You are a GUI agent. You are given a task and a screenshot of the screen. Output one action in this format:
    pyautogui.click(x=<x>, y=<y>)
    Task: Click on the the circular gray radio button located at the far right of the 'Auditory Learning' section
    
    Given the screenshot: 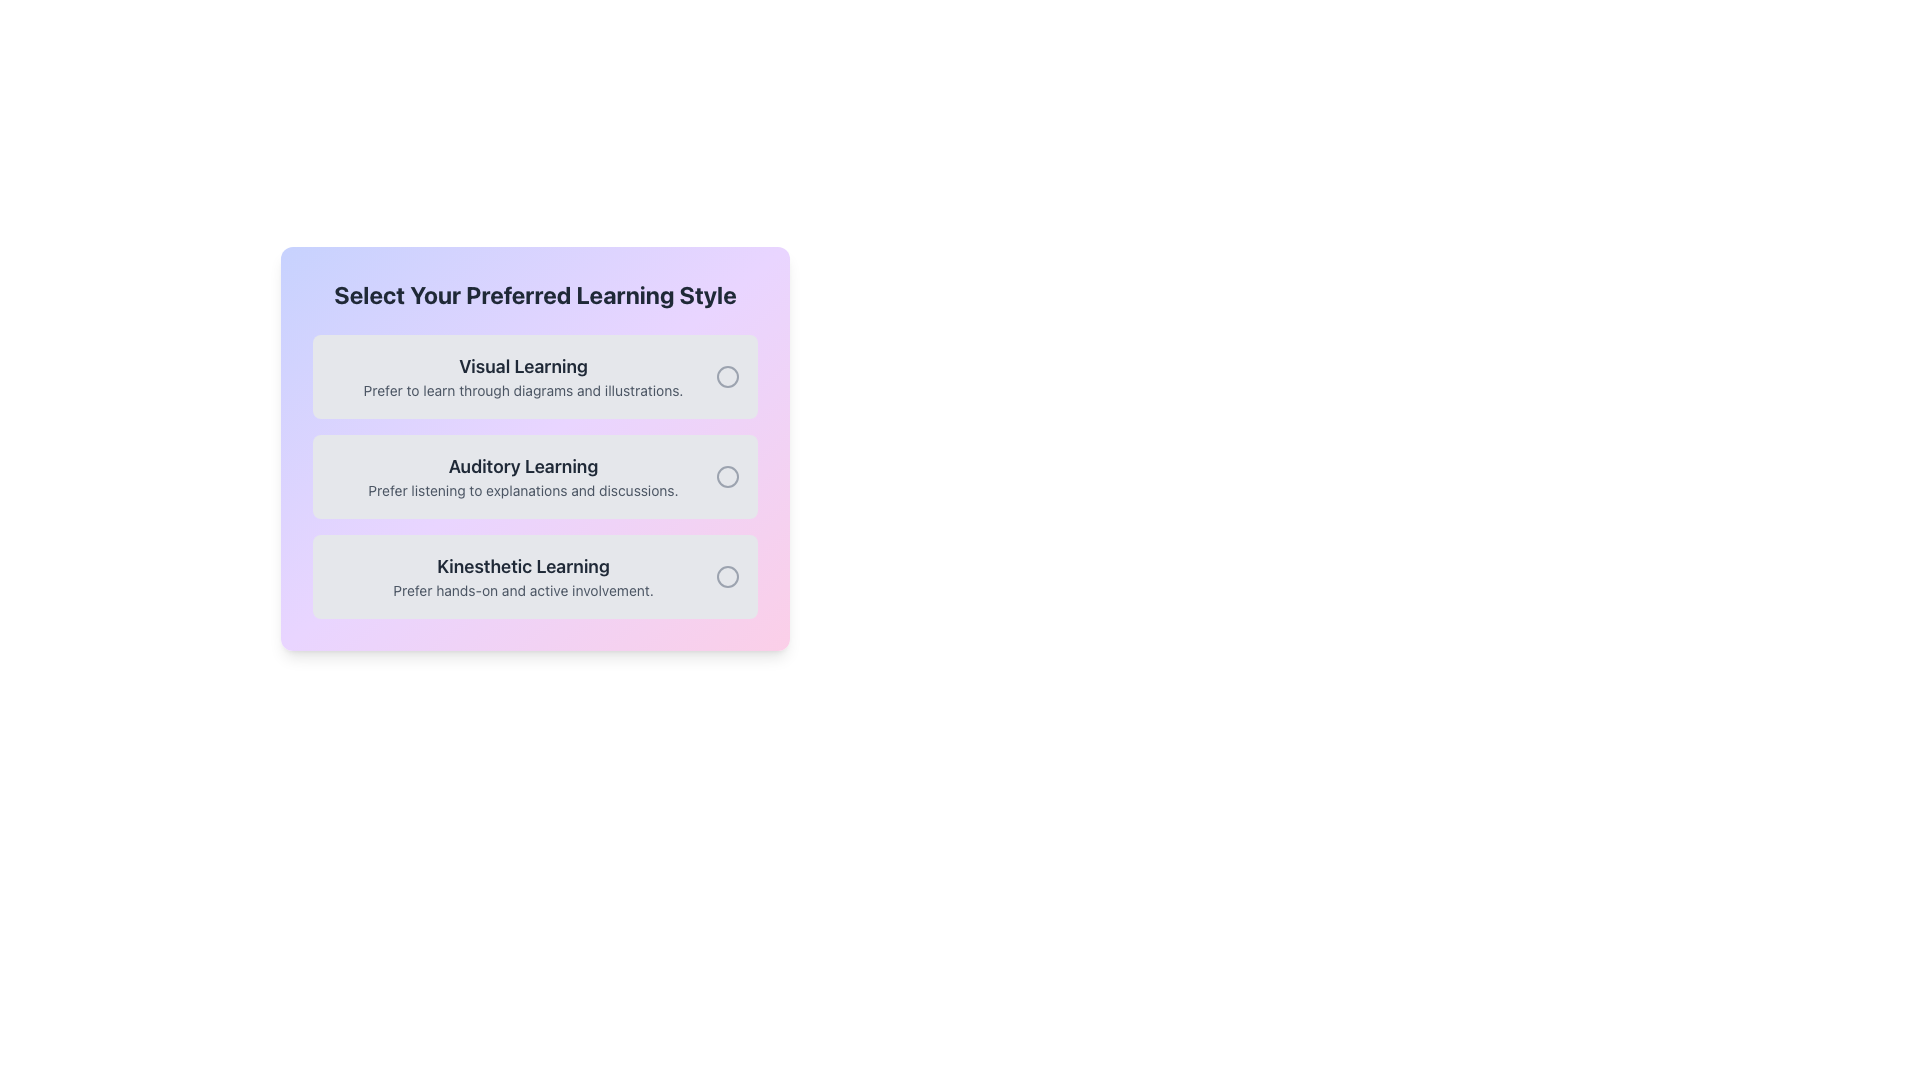 What is the action you would take?
    pyautogui.click(x=727, y=477)
    